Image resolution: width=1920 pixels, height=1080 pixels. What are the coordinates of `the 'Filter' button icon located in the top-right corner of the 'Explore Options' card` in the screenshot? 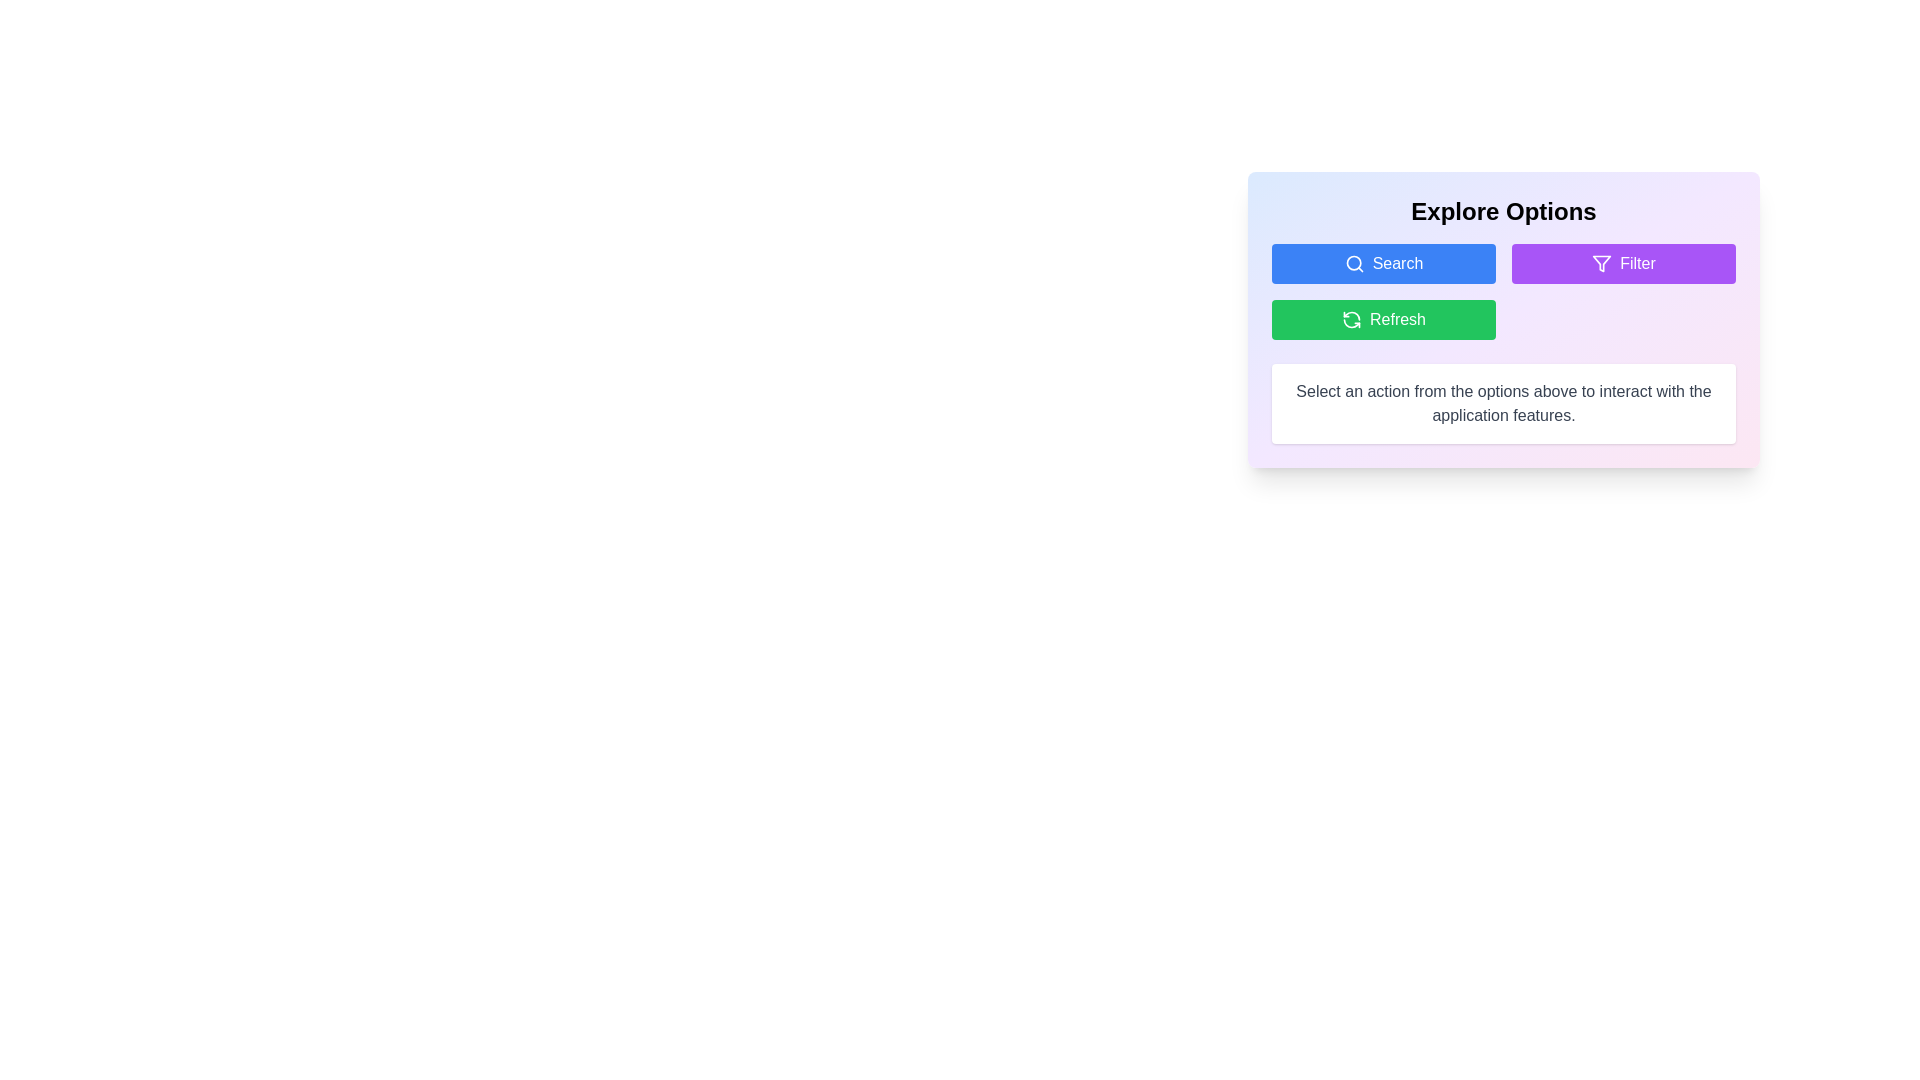 It's located at (1602, 262).